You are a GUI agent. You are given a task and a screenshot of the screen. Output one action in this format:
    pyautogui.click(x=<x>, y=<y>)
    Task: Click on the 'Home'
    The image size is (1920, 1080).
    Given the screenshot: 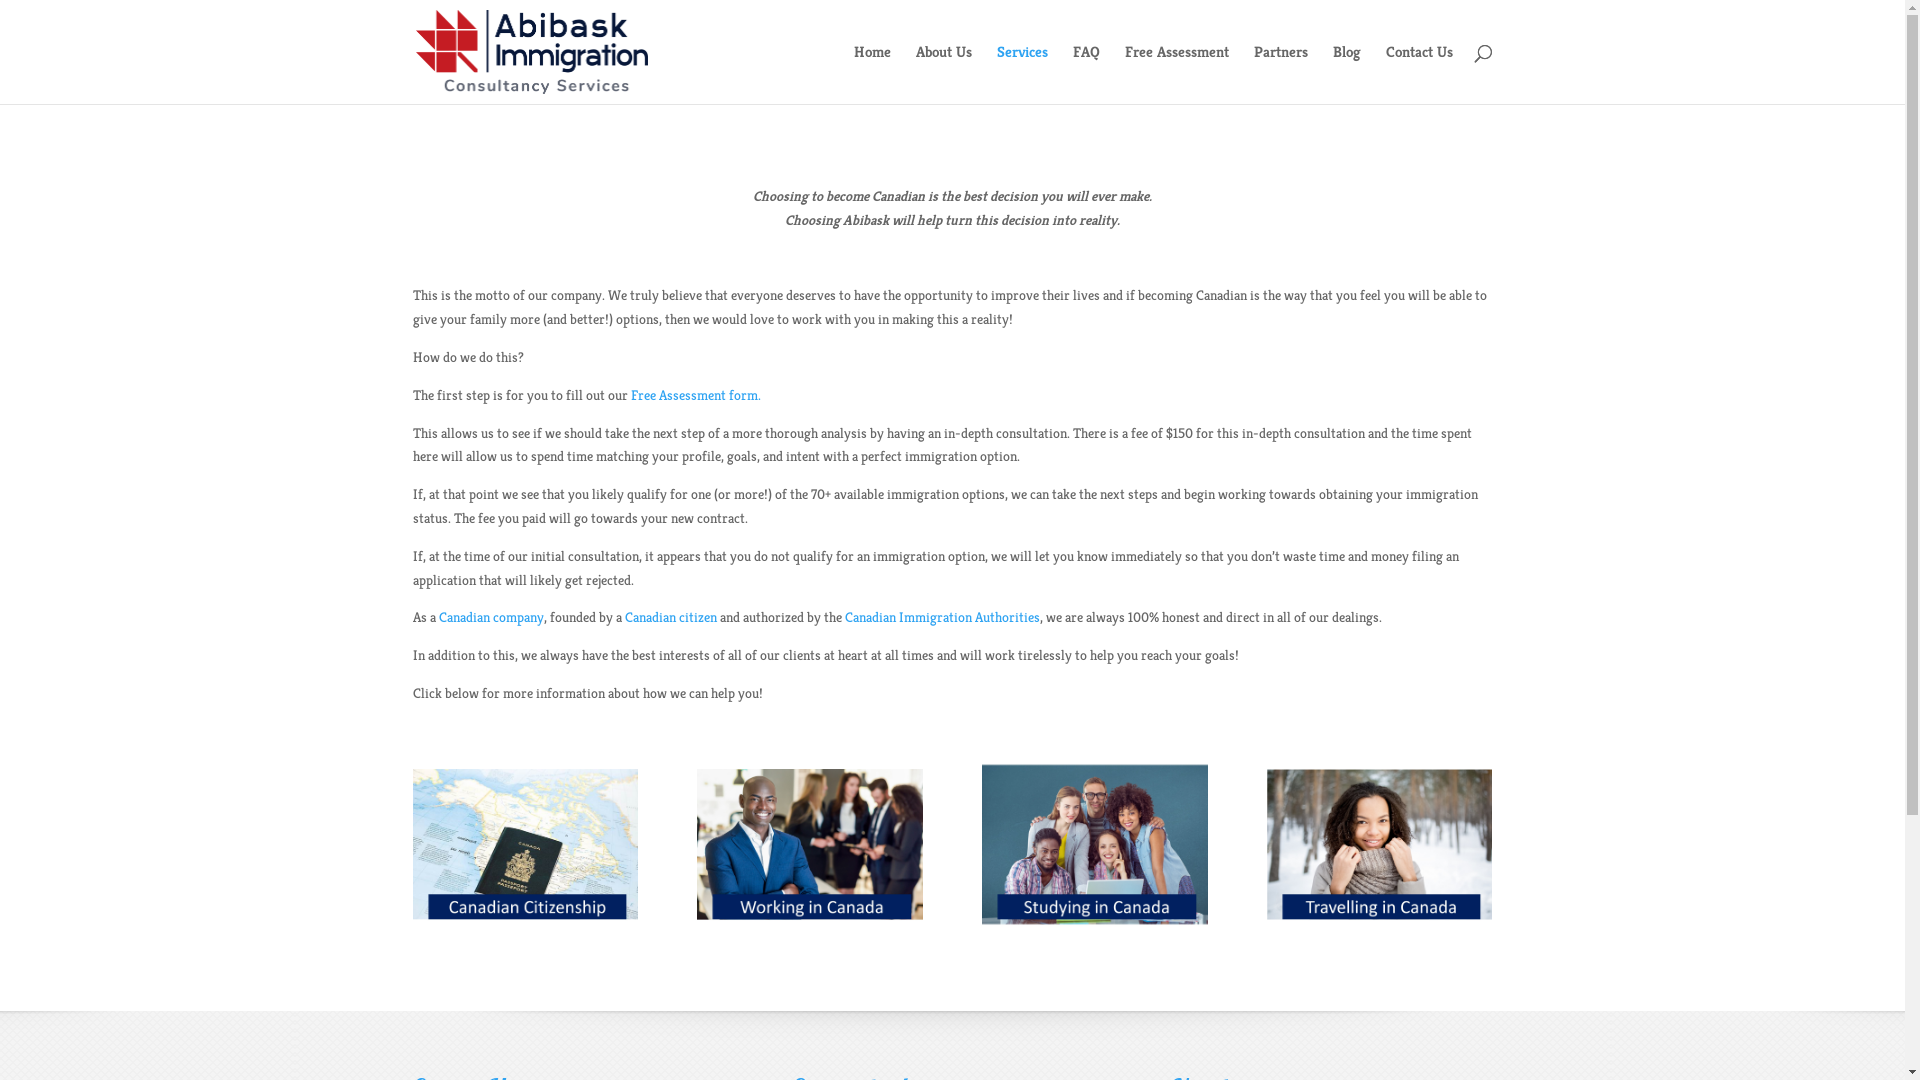 What is the action you would take?
    pyautogui.click(x=872, y=73)
    